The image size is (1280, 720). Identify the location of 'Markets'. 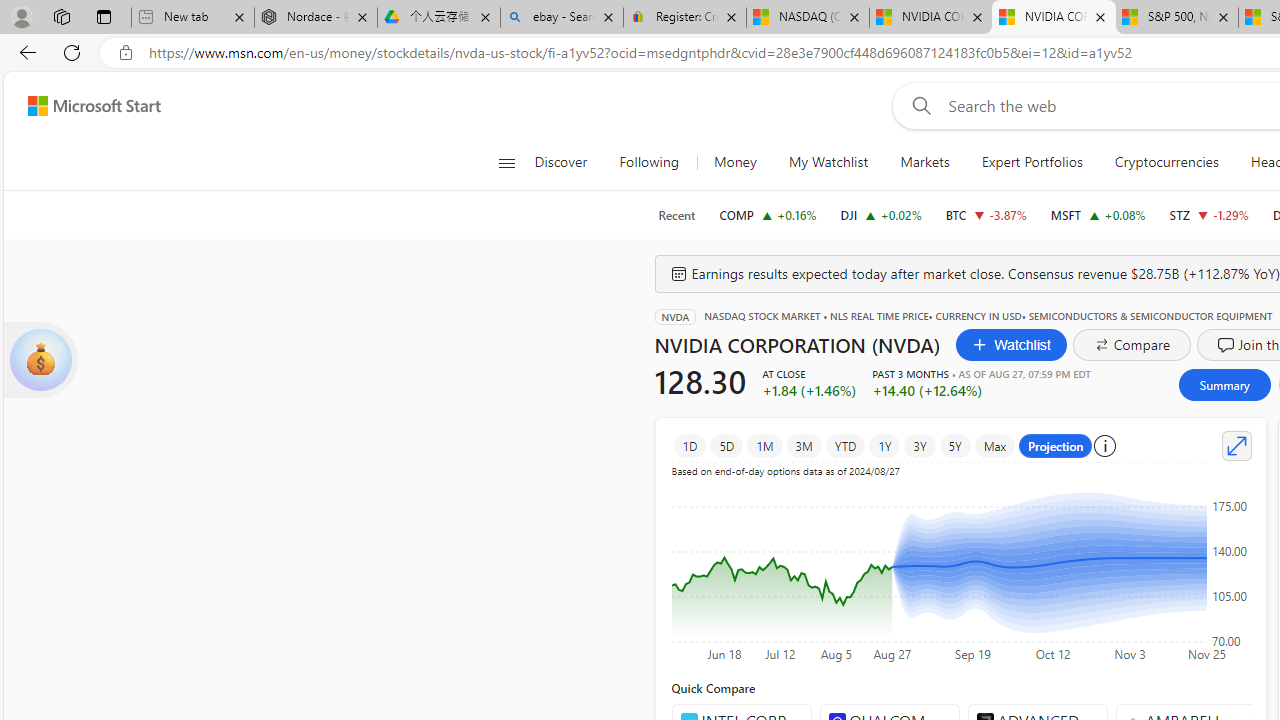
(923, 162).